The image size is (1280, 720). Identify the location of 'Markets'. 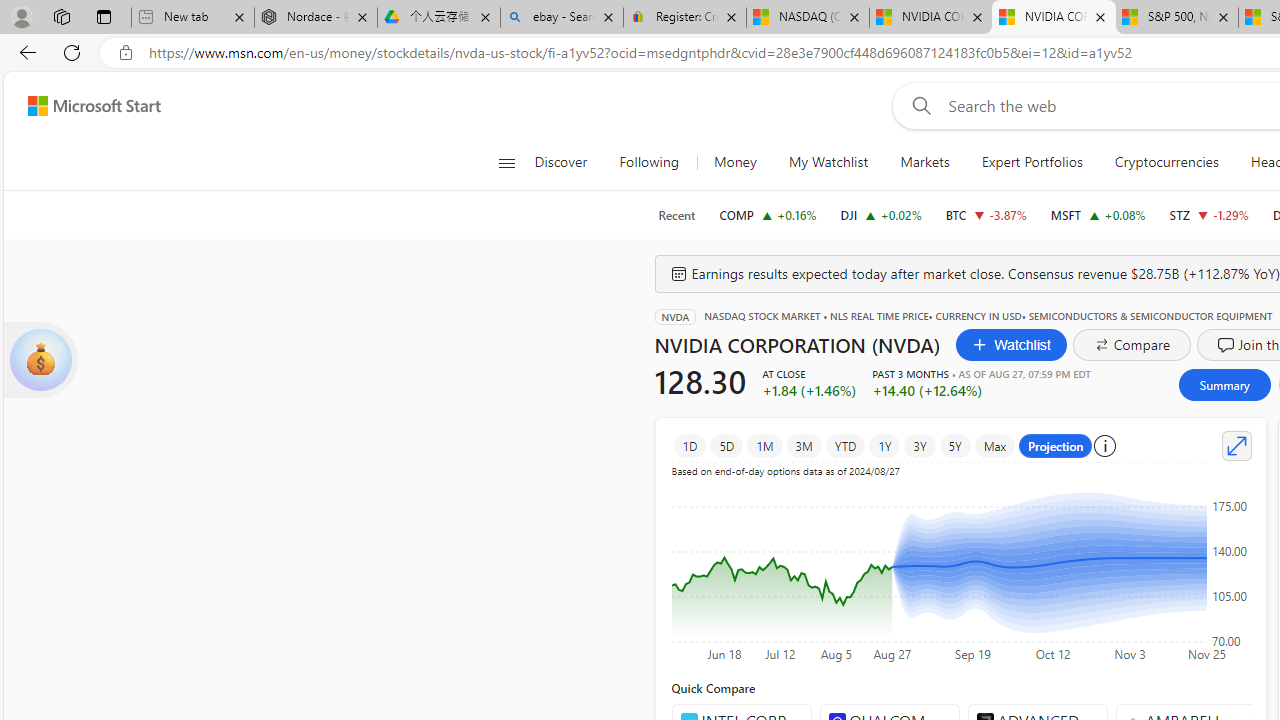
(923, 162).